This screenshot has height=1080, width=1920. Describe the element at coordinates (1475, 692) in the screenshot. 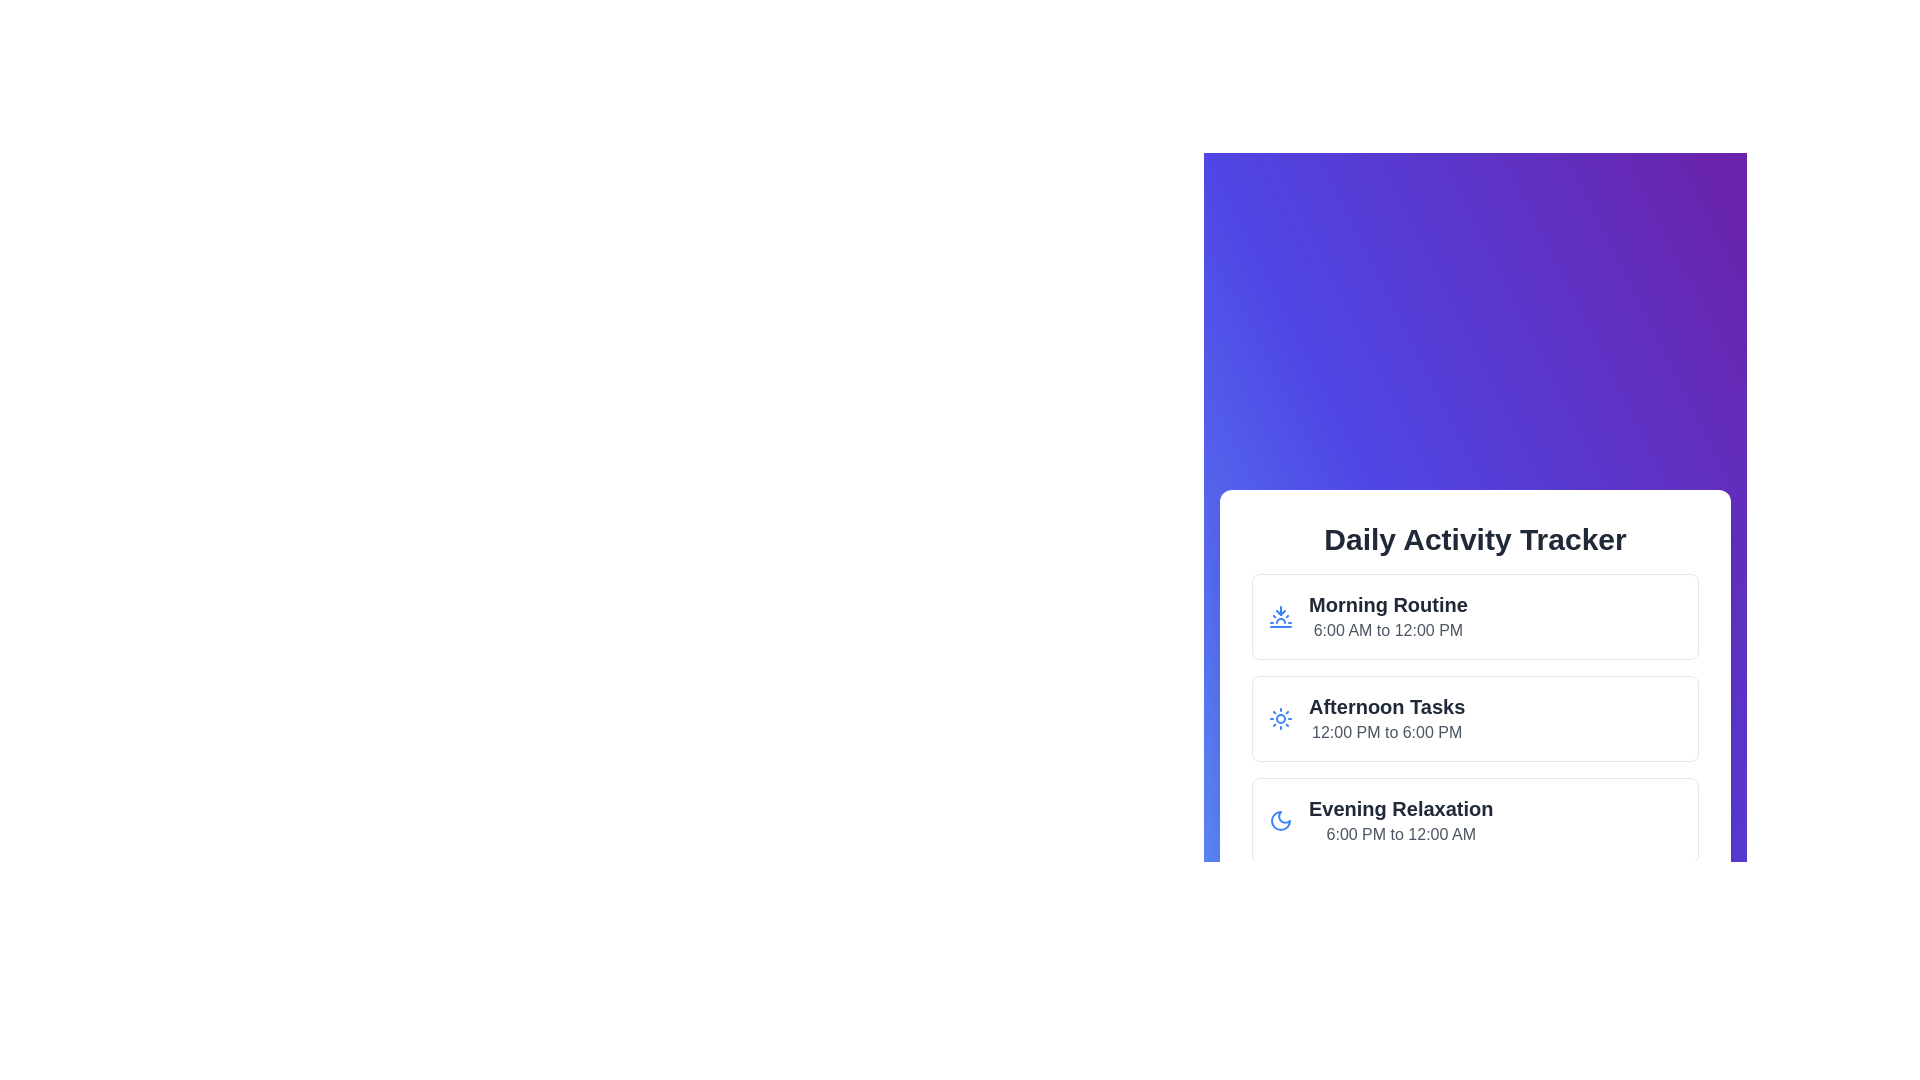

I see `the 'Daily Activity Tracker' element to read the time schedule by clicking on its center point` at that location.